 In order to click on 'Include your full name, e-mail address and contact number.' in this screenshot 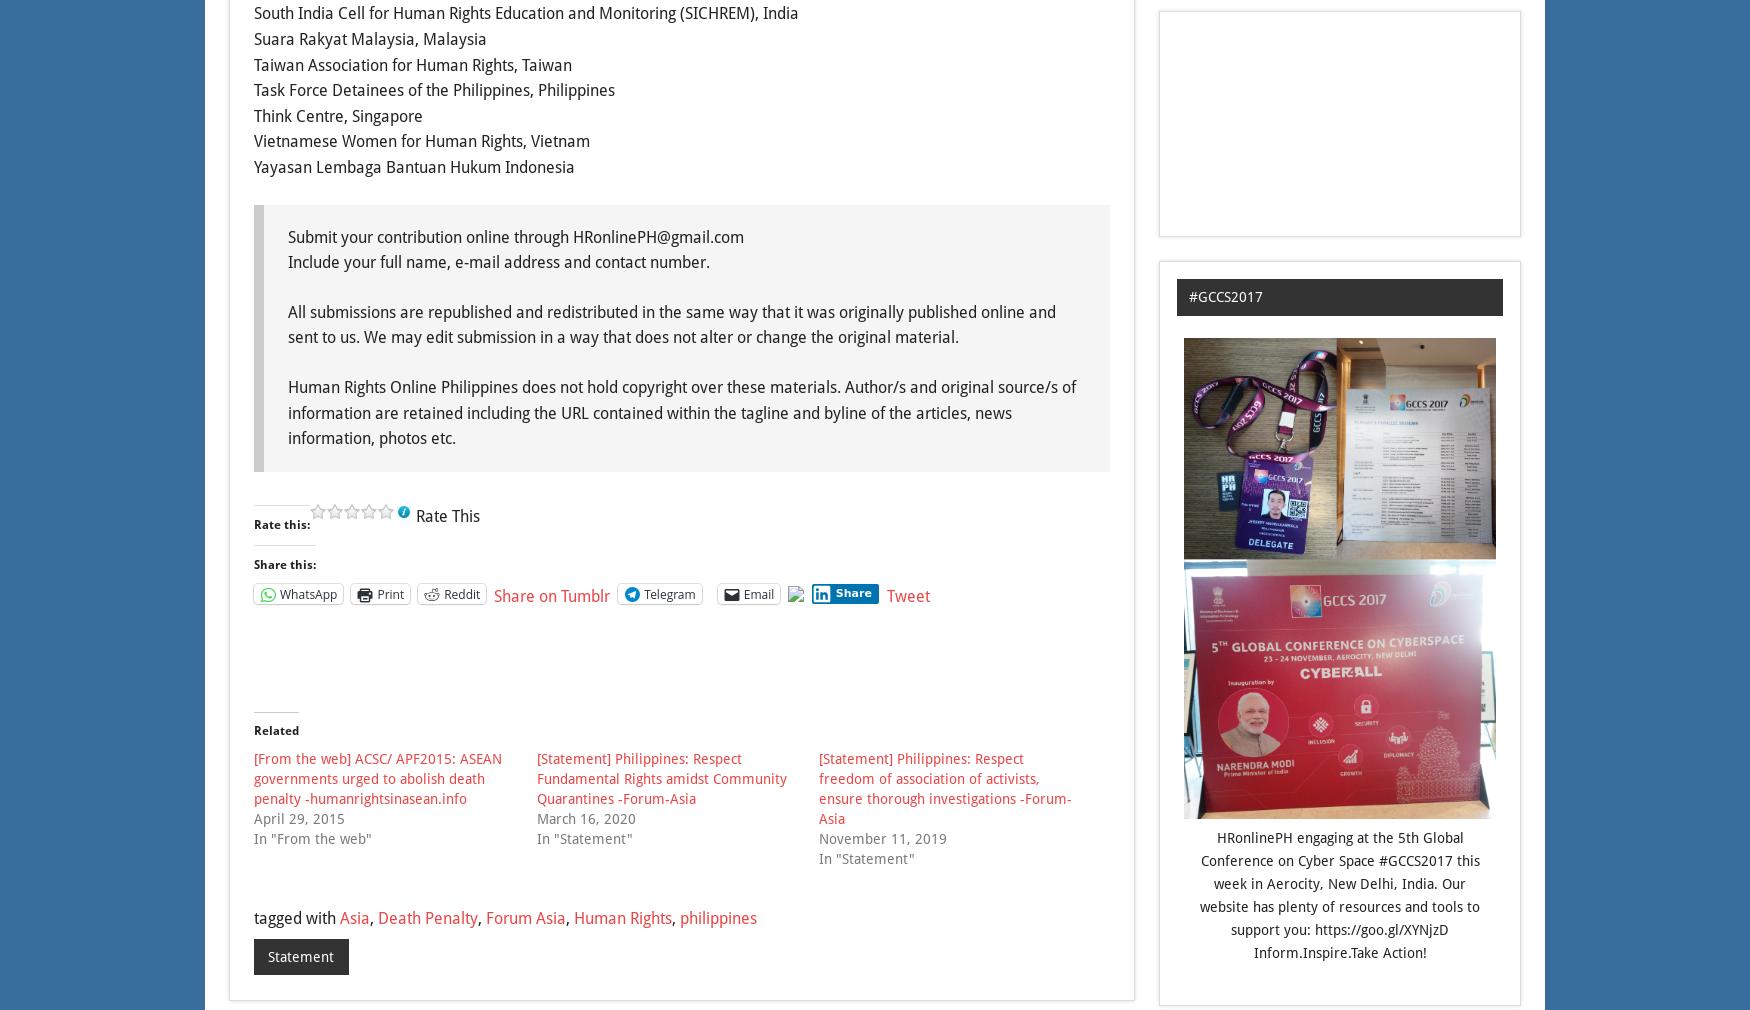, I will do `click(498, 262)`.